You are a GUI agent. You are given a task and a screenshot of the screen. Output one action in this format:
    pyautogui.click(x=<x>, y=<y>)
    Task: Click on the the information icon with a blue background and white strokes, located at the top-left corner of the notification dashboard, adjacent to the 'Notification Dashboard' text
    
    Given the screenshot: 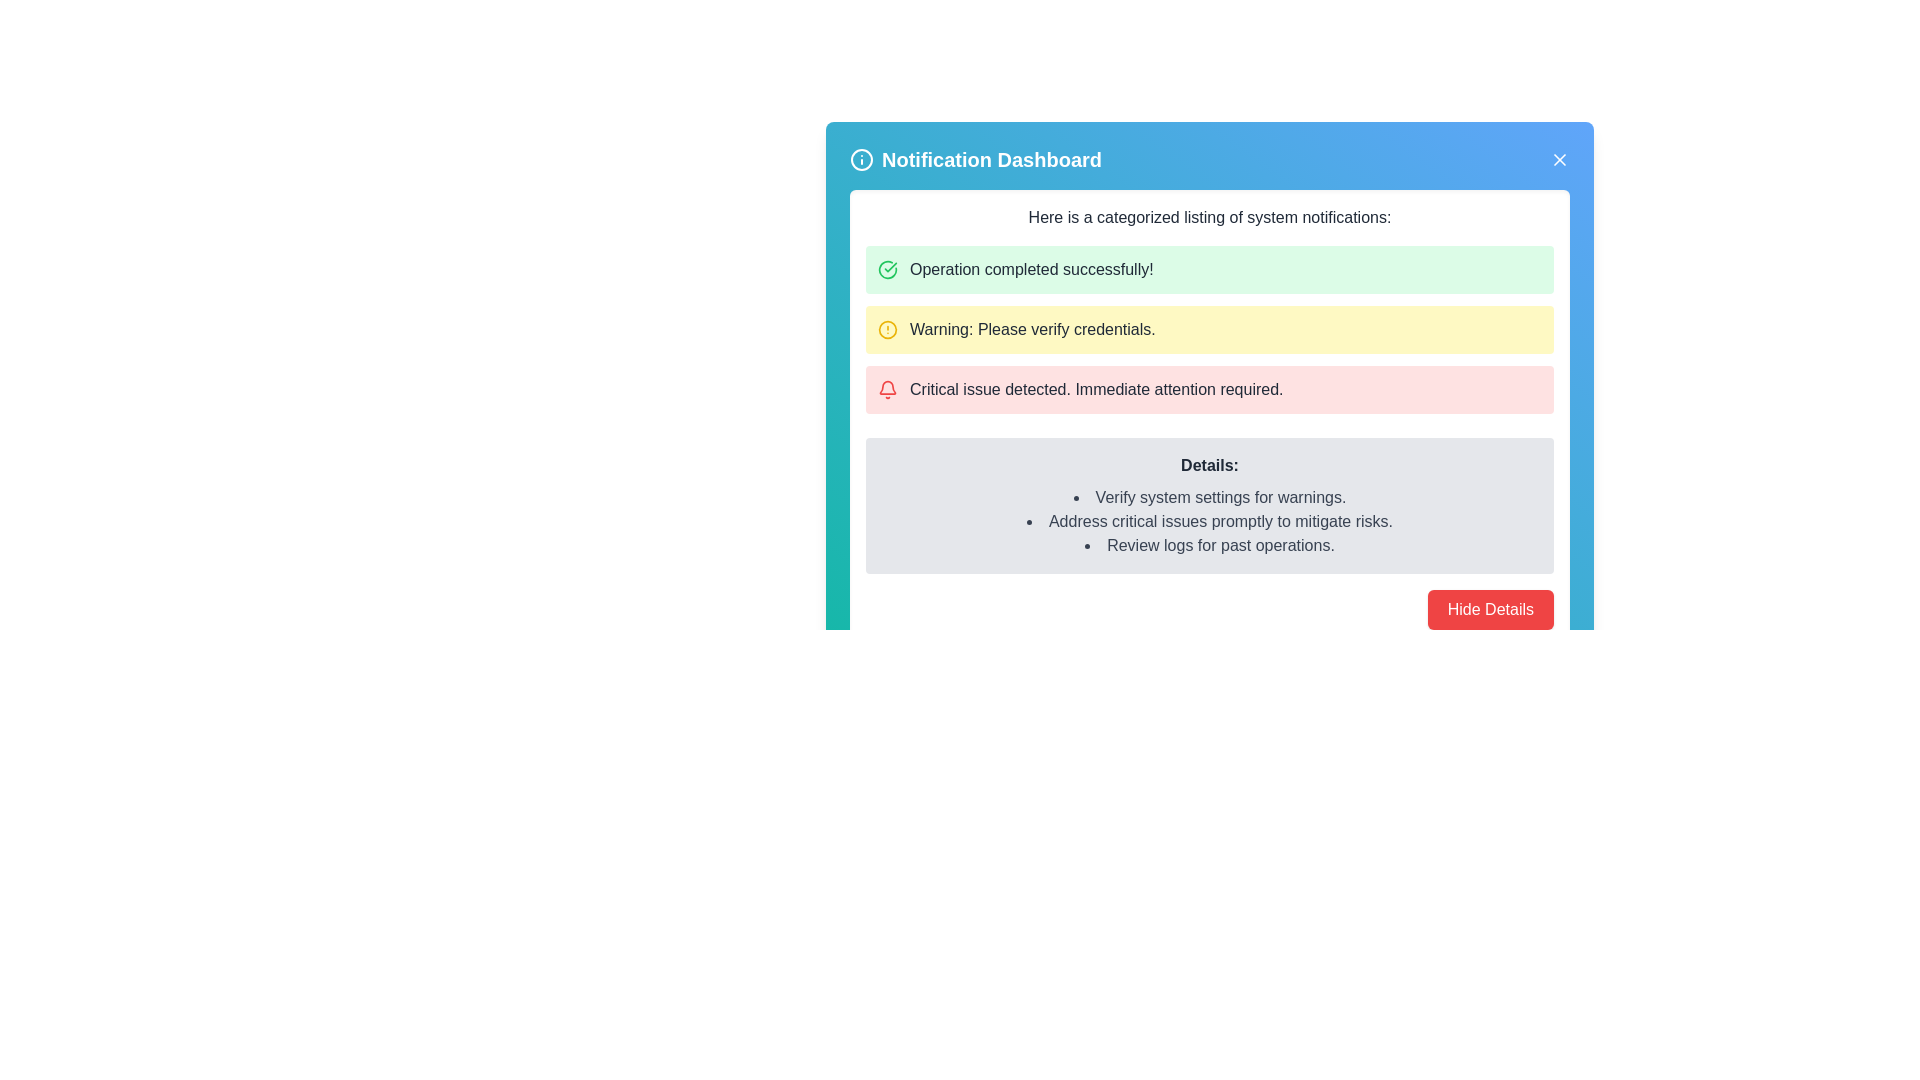 What is the action you would take?
    pyautogui.click(x=862, y=158)
    